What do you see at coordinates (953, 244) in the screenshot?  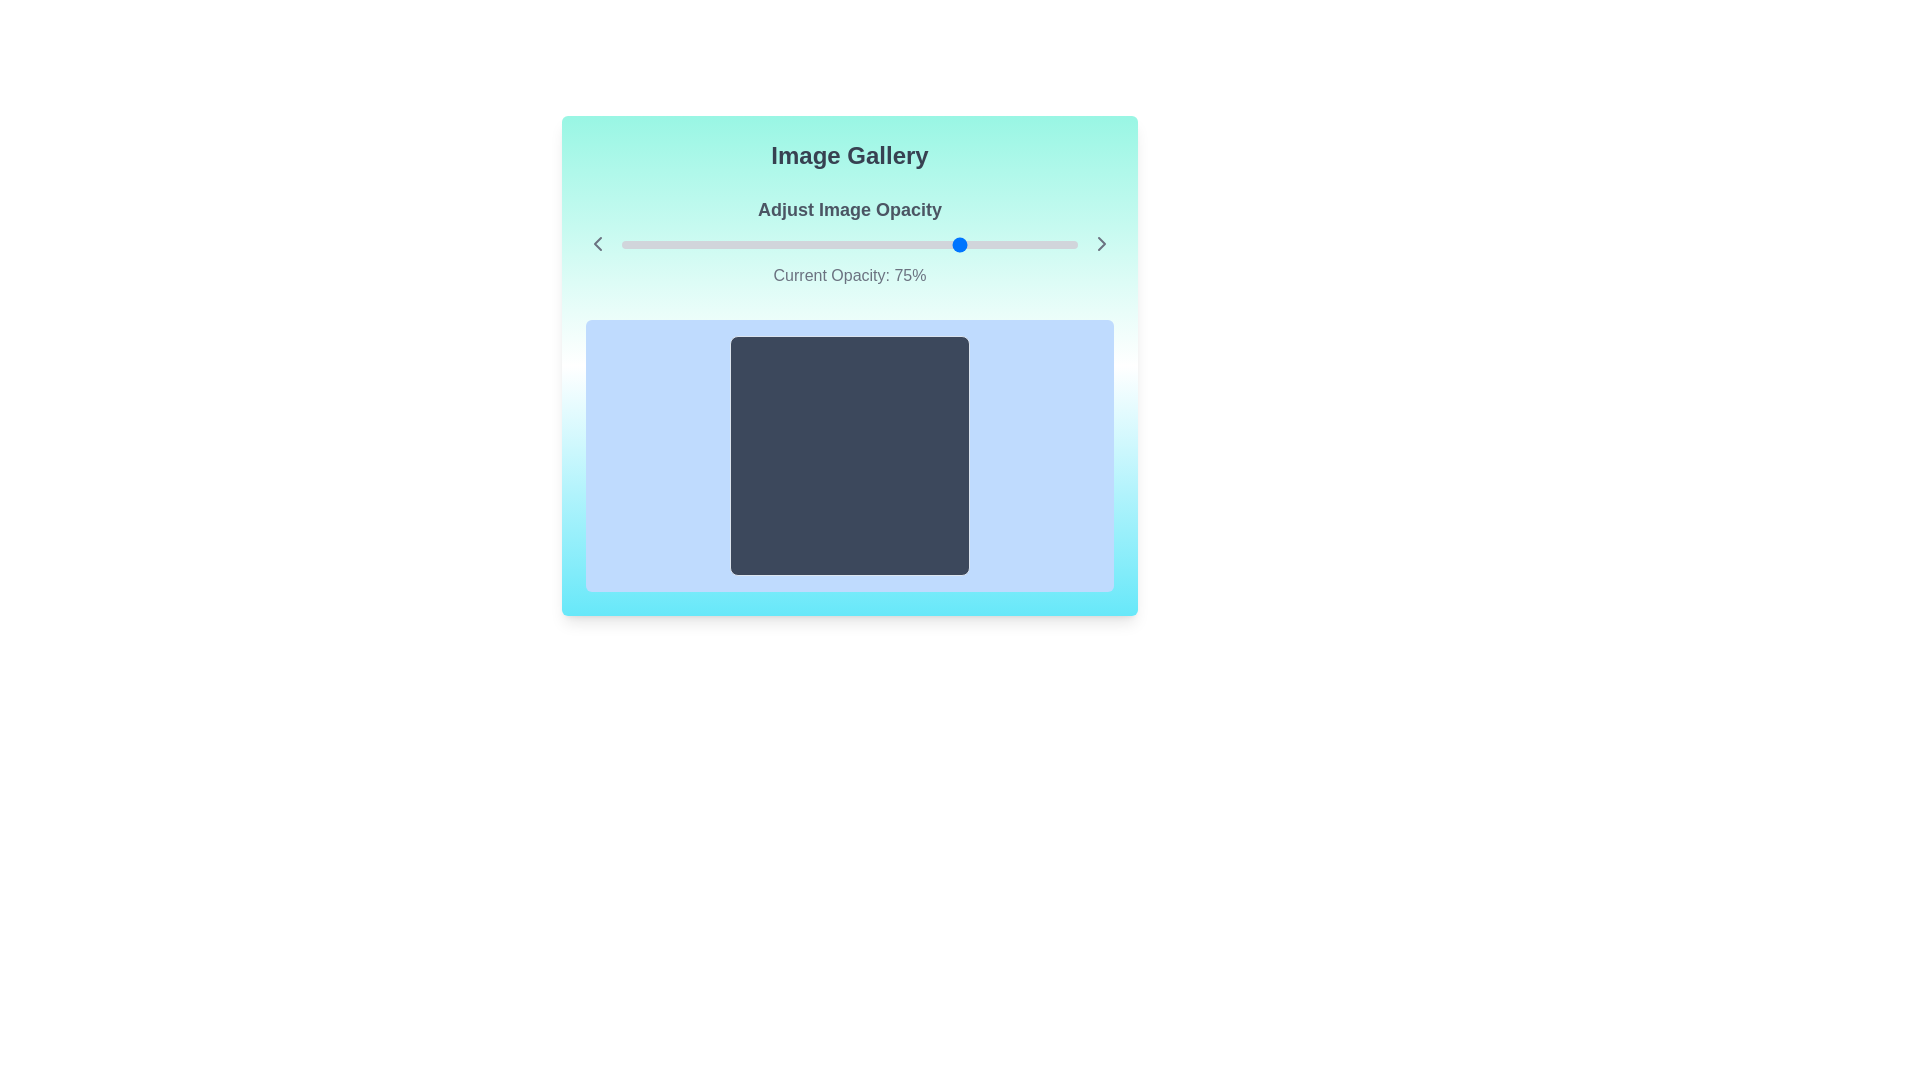 I see `the image opacity slider to 73%` at bounding box center [953, 244].